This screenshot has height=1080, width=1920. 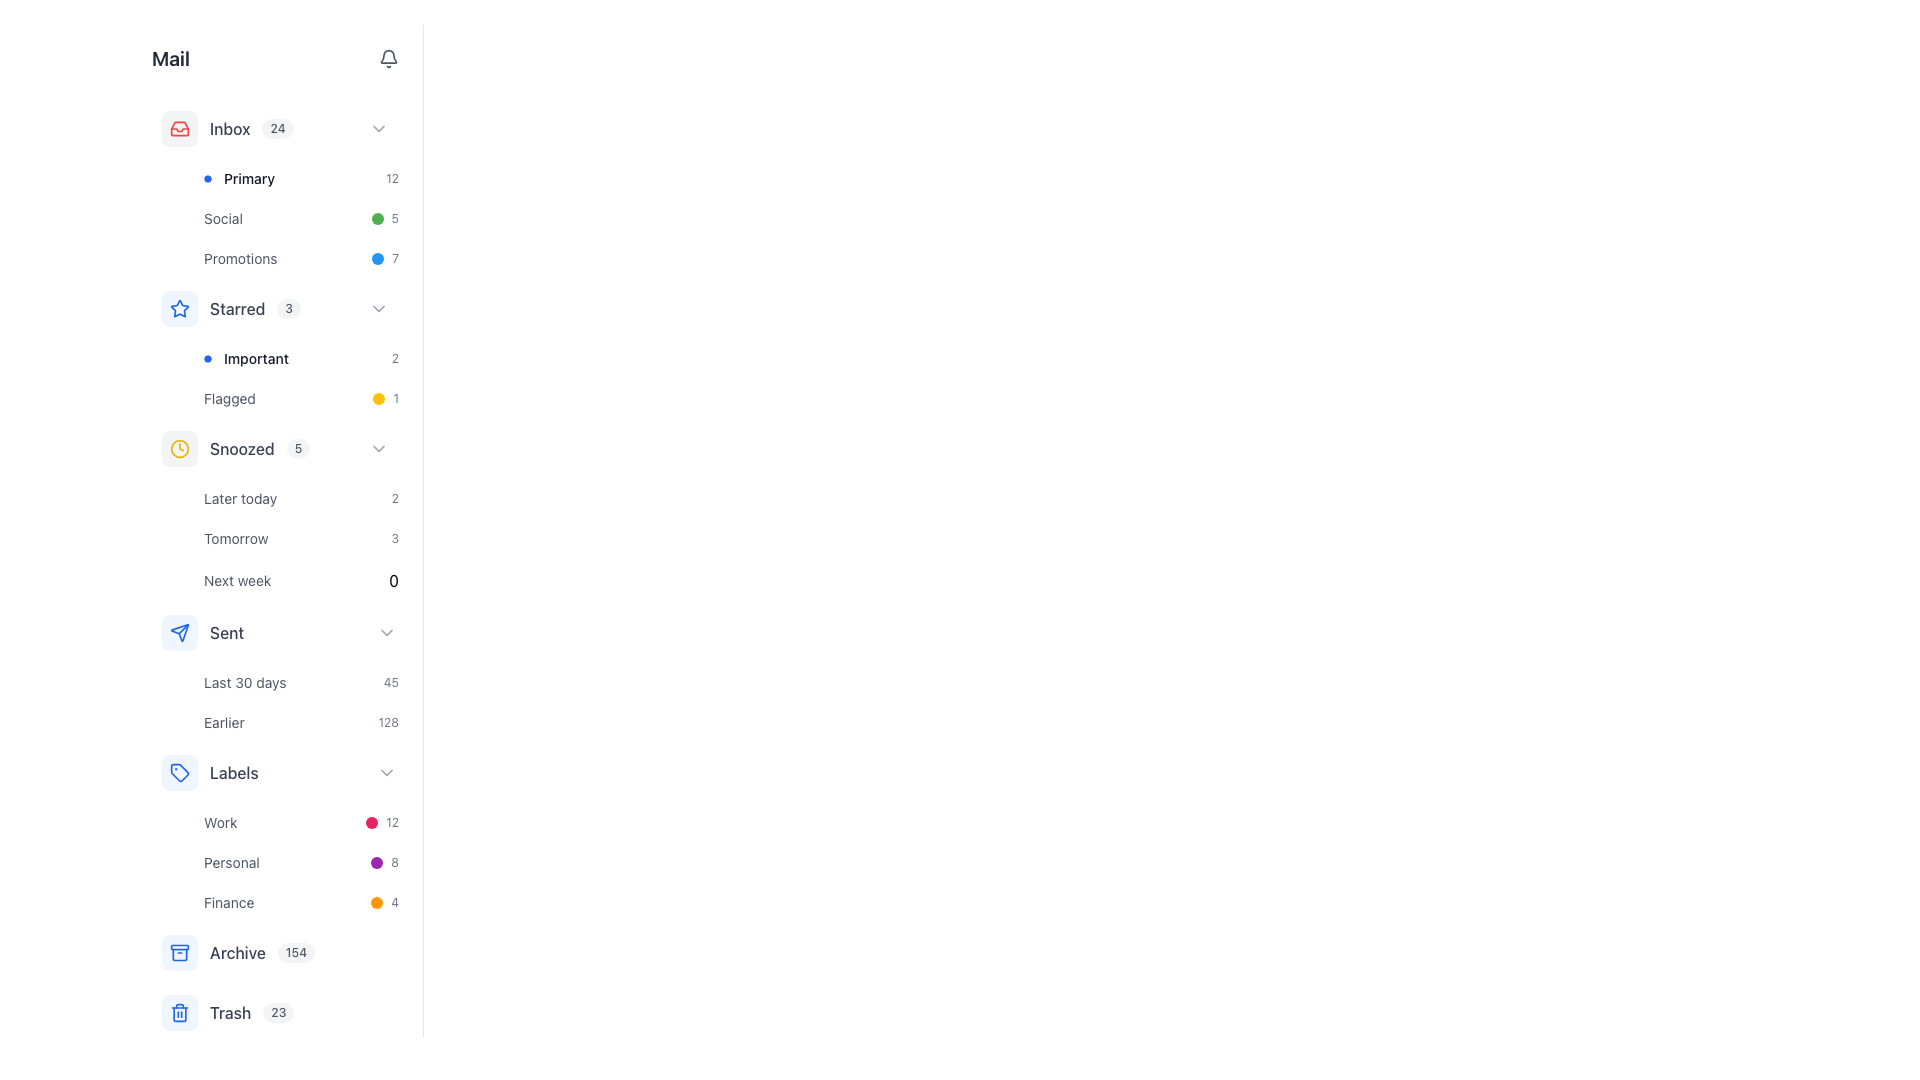 I want to click on the 'Trash' text label with the count badge '23', so click(x=251, y=1013).